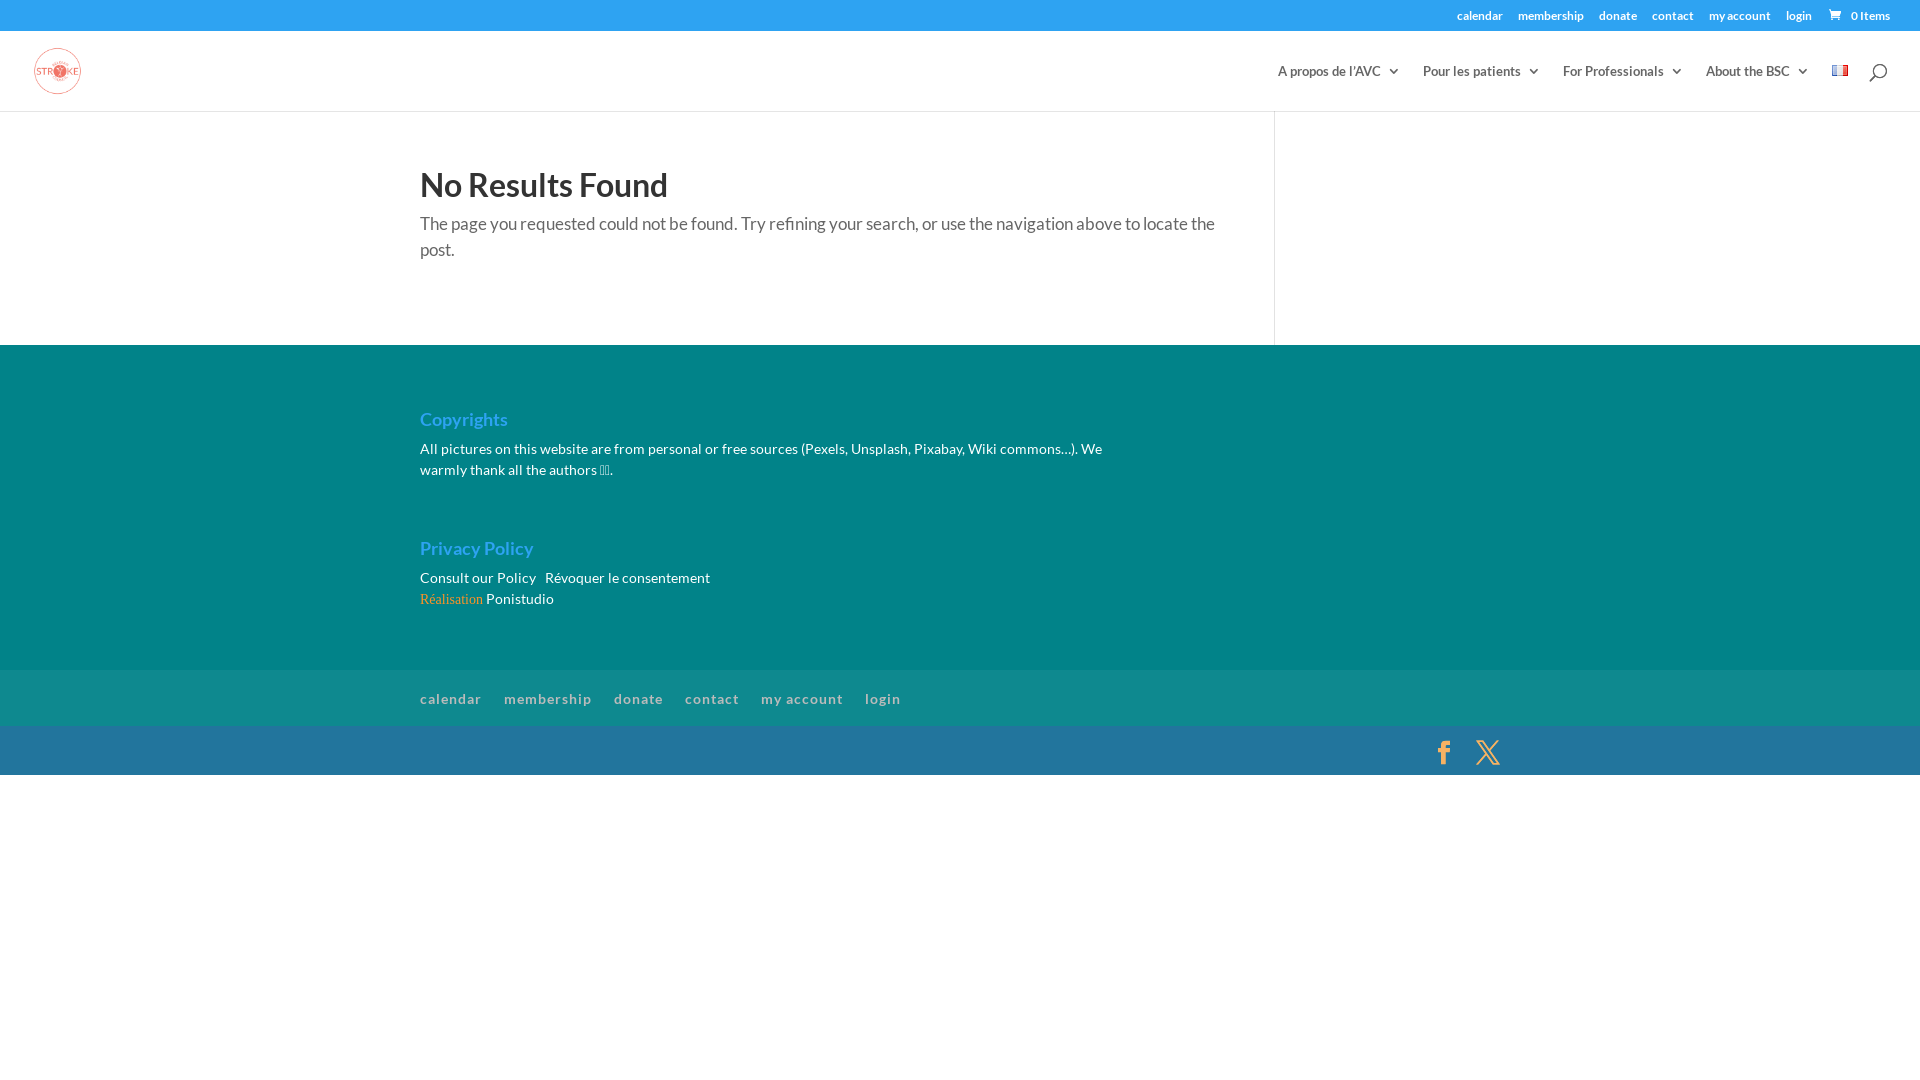  I want to click on 'donate', so click(1617, 20).